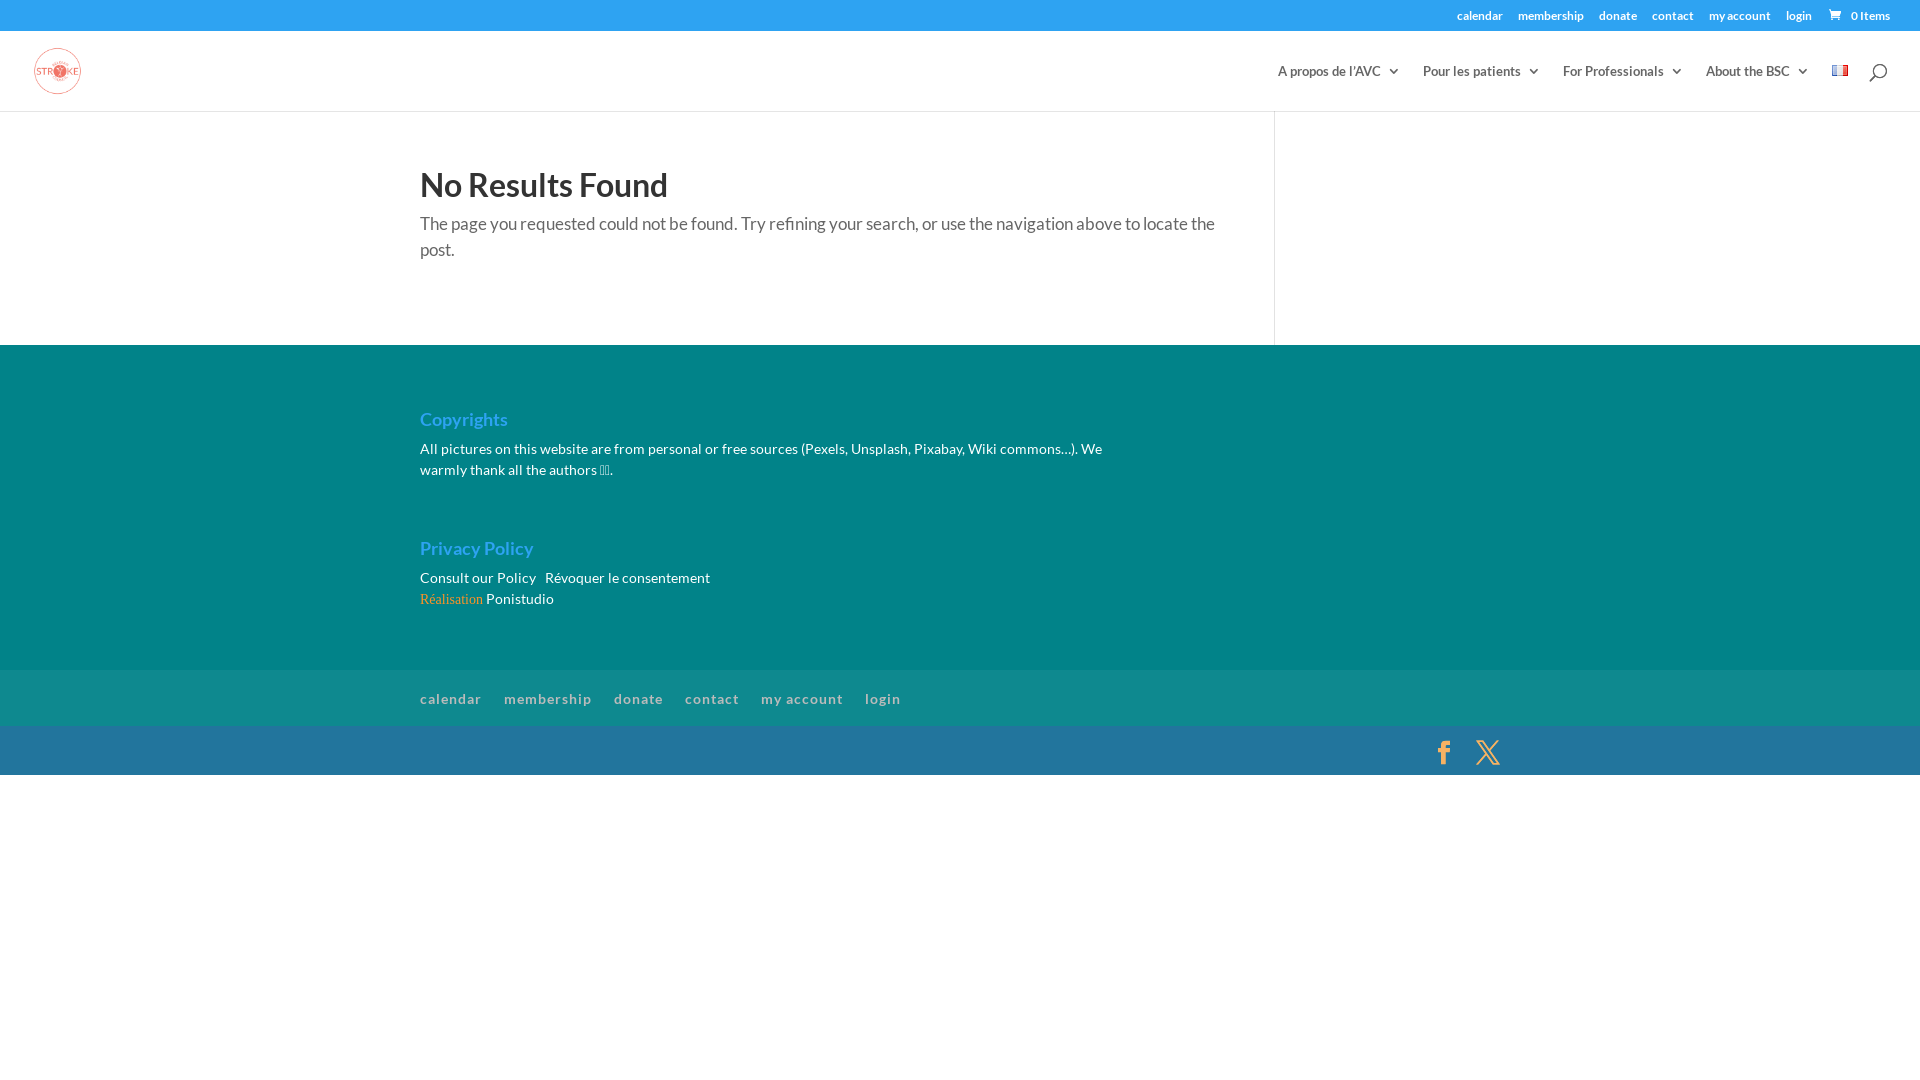  I want to click on 'donate', so click(1617, 20).